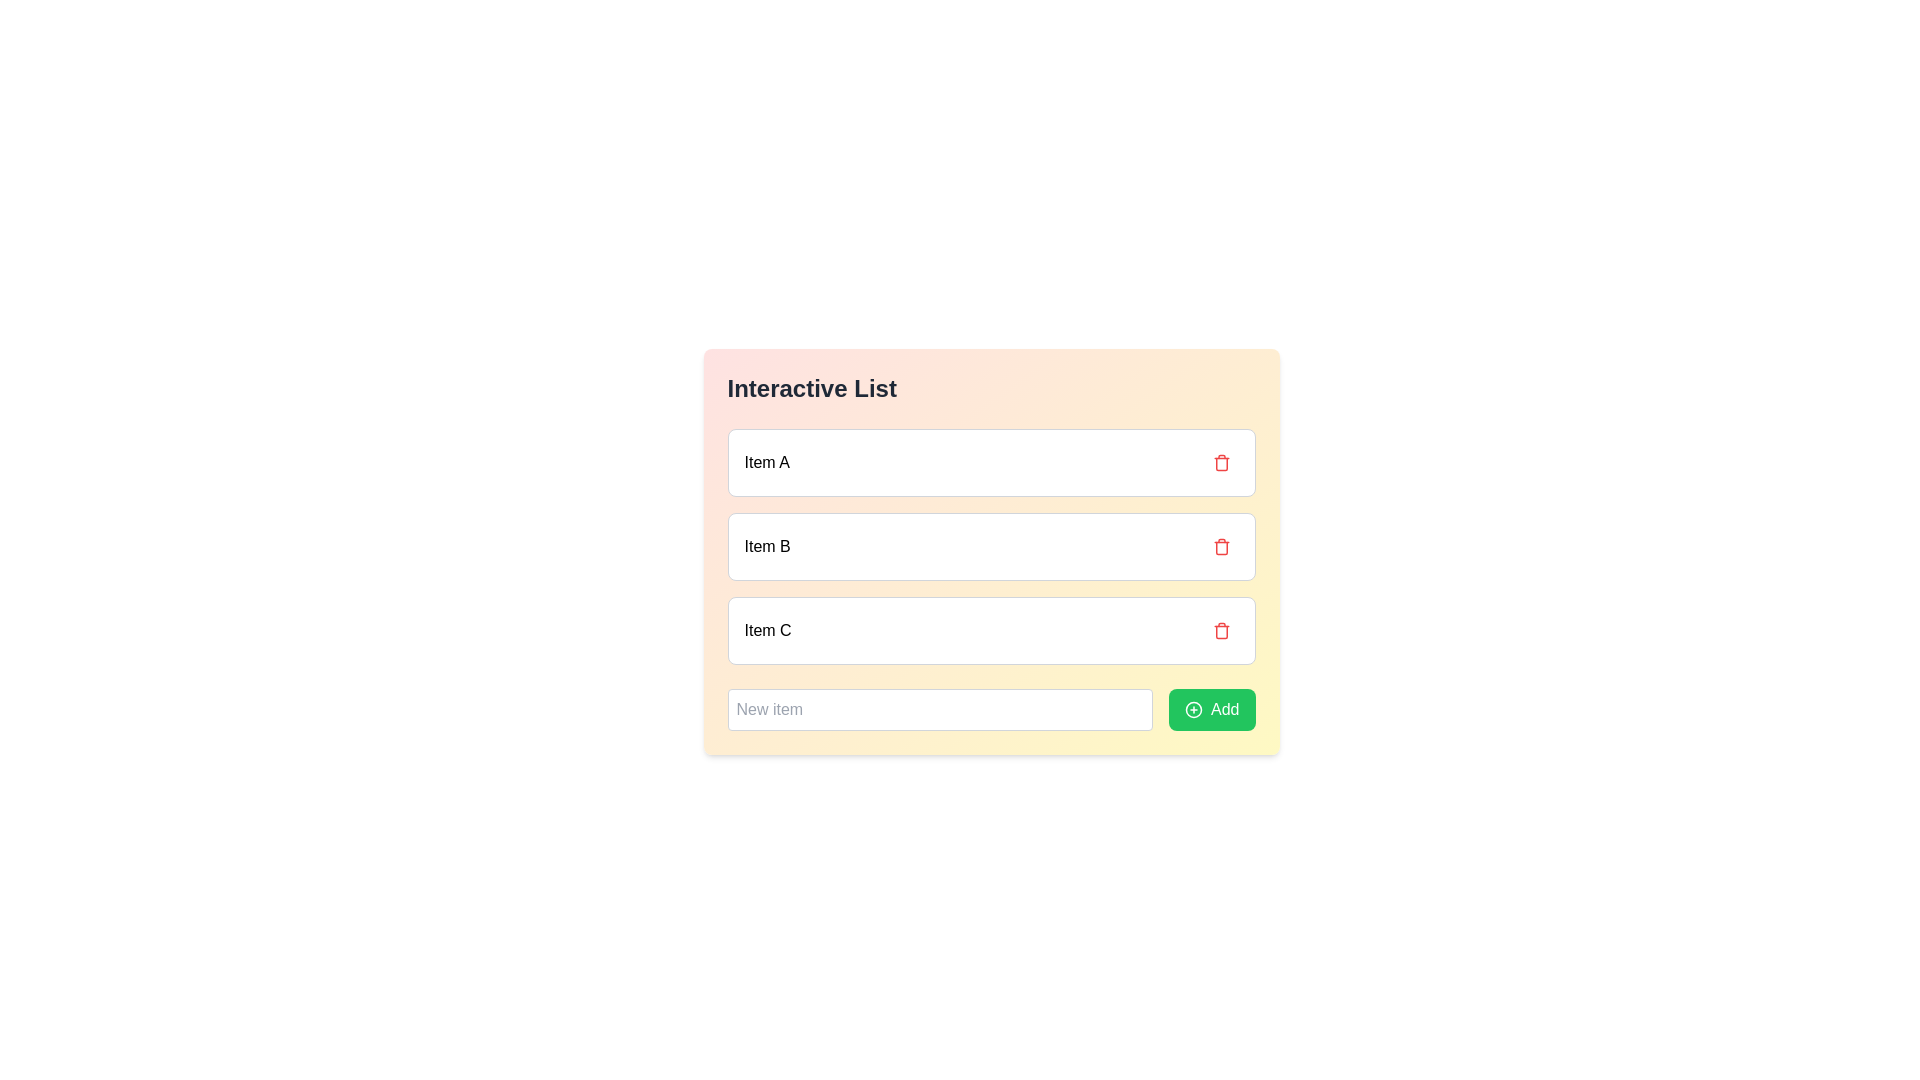 This screenshot has width=1920, height=1080. What do you see at coordinates (812, 389) in the screenshot?
I see `bold text label that says 'Interactive List', located at the top-left of the section with a light gradient background` at bounding box center [812, 389].